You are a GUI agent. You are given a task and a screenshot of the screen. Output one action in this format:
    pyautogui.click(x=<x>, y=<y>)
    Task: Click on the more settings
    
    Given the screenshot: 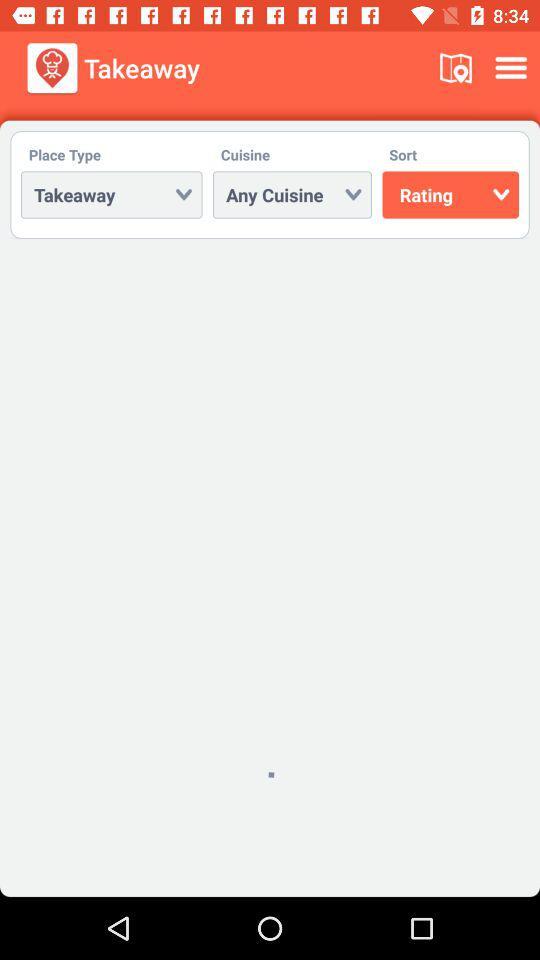 What is the action you would take?
    pyautogui.click(x=514, y=68)
    